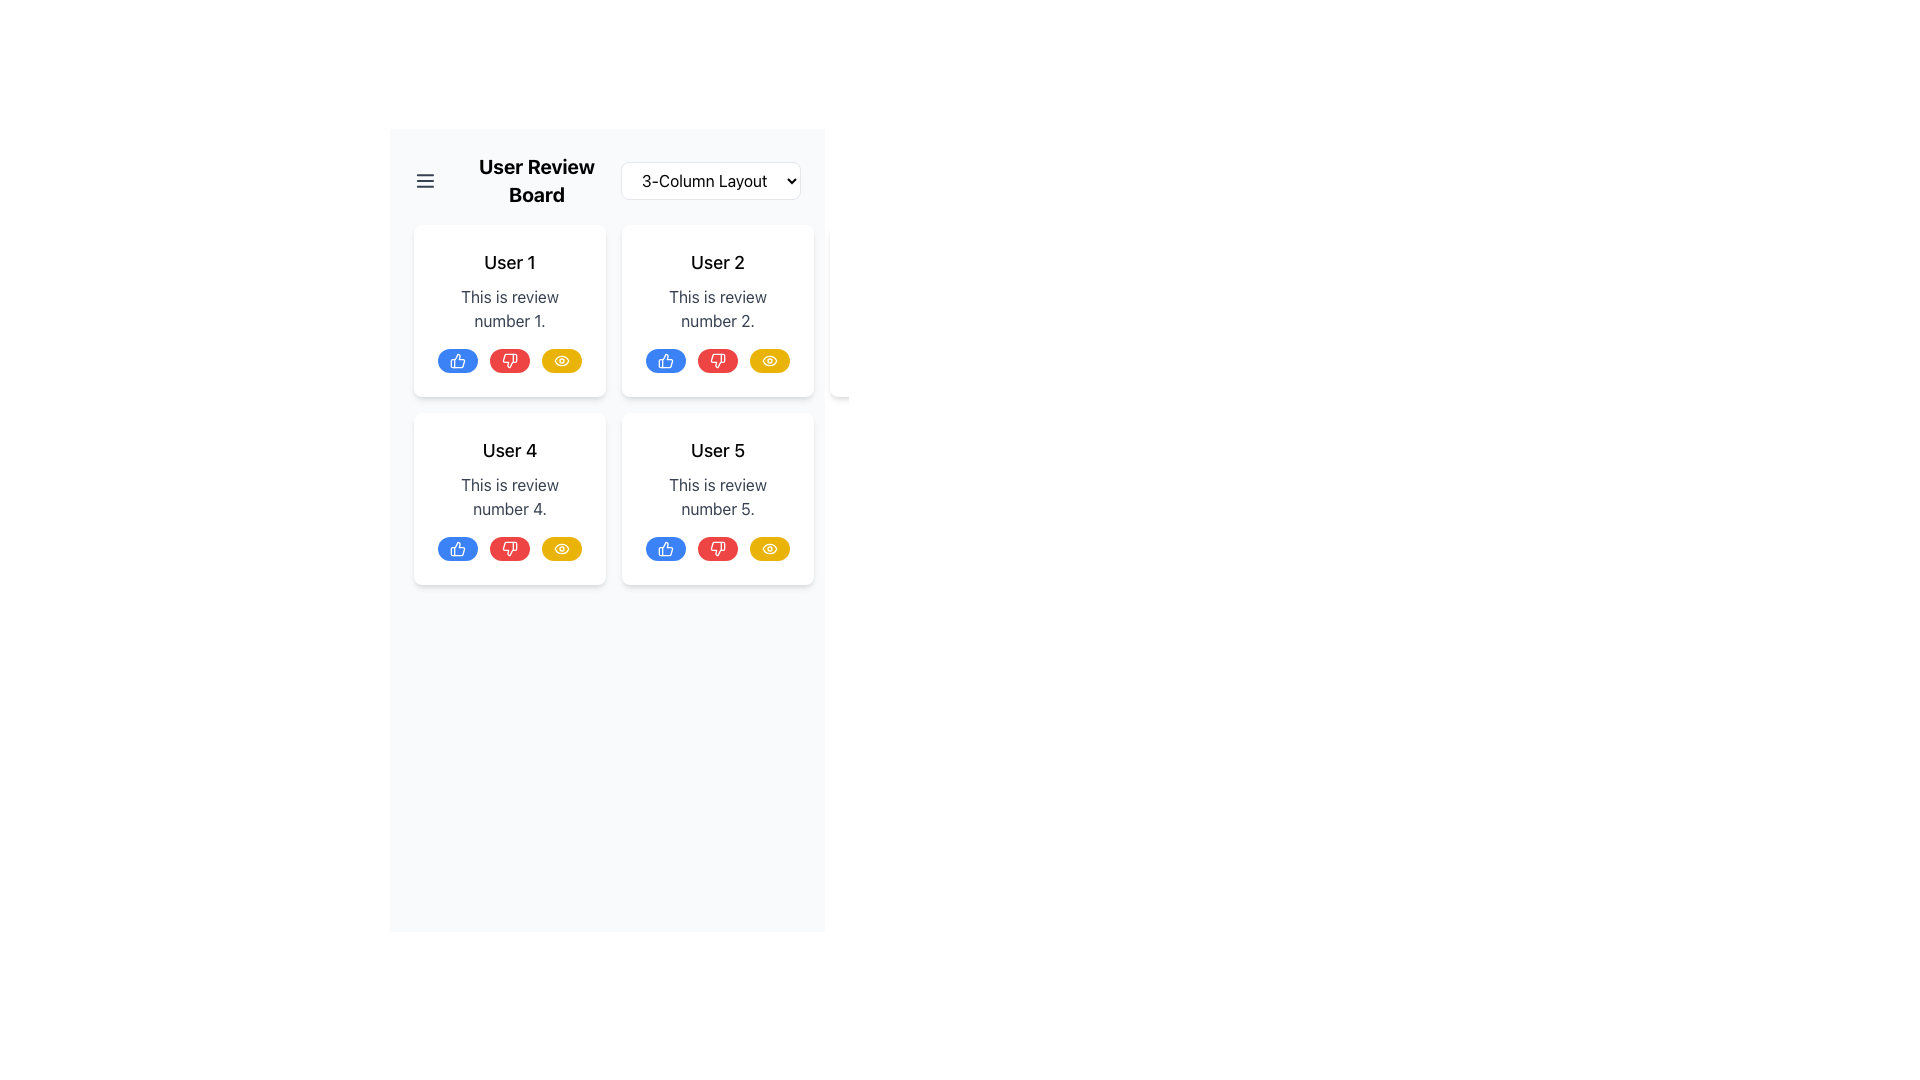 The width and height of the screenshot is (1920, 1080). I want to click on the yellow button with rounded edges containing a white eye icon located in the bottom-right corner of the card for 'User 1', so click(560, 361).